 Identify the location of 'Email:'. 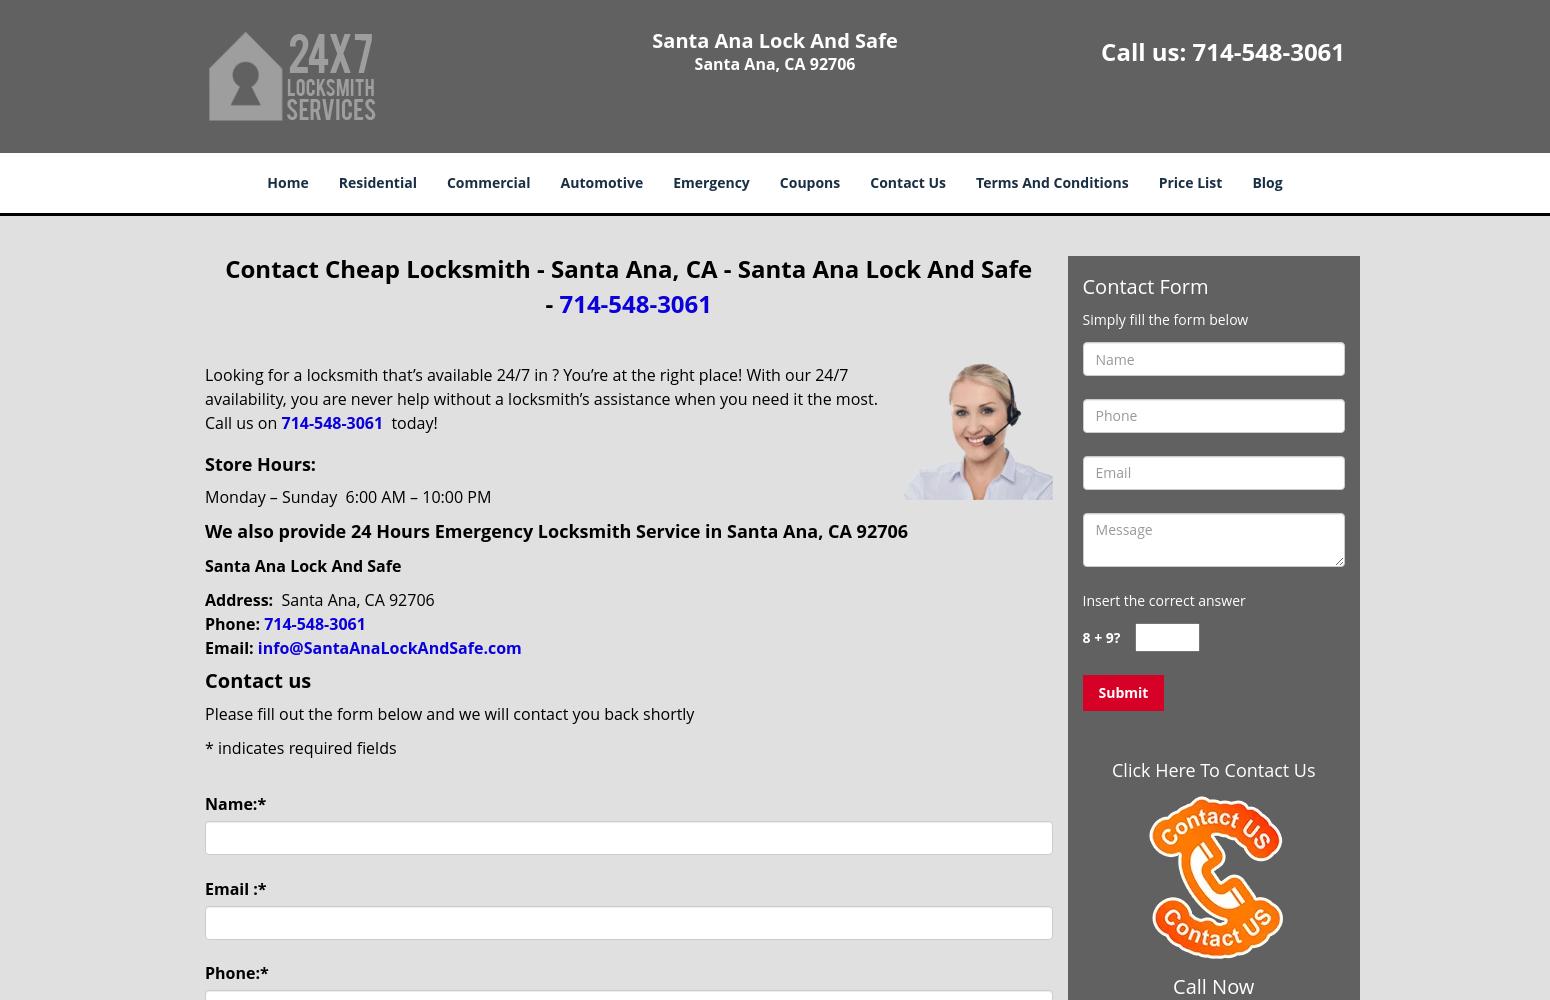
(229, 648).